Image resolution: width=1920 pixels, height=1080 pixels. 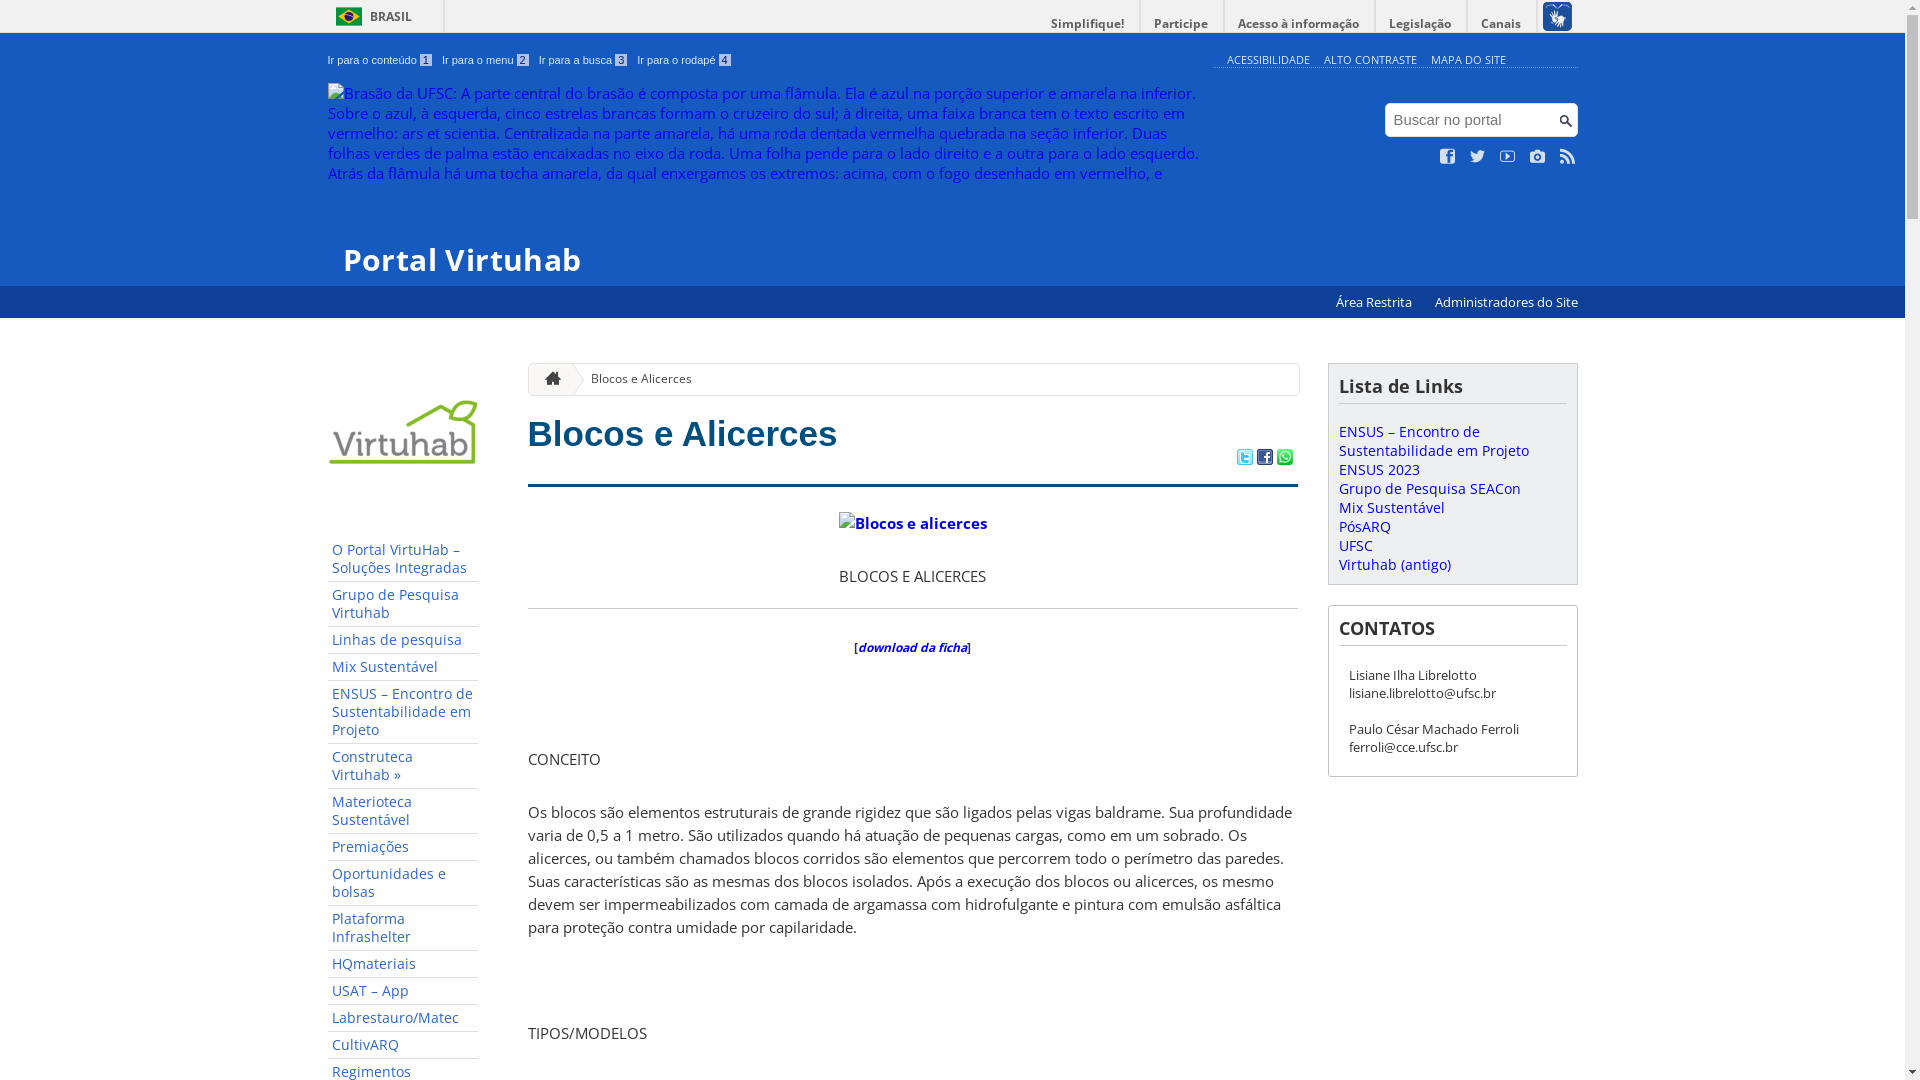 I want to click on 'Participe', so click(x=1180, y=23).